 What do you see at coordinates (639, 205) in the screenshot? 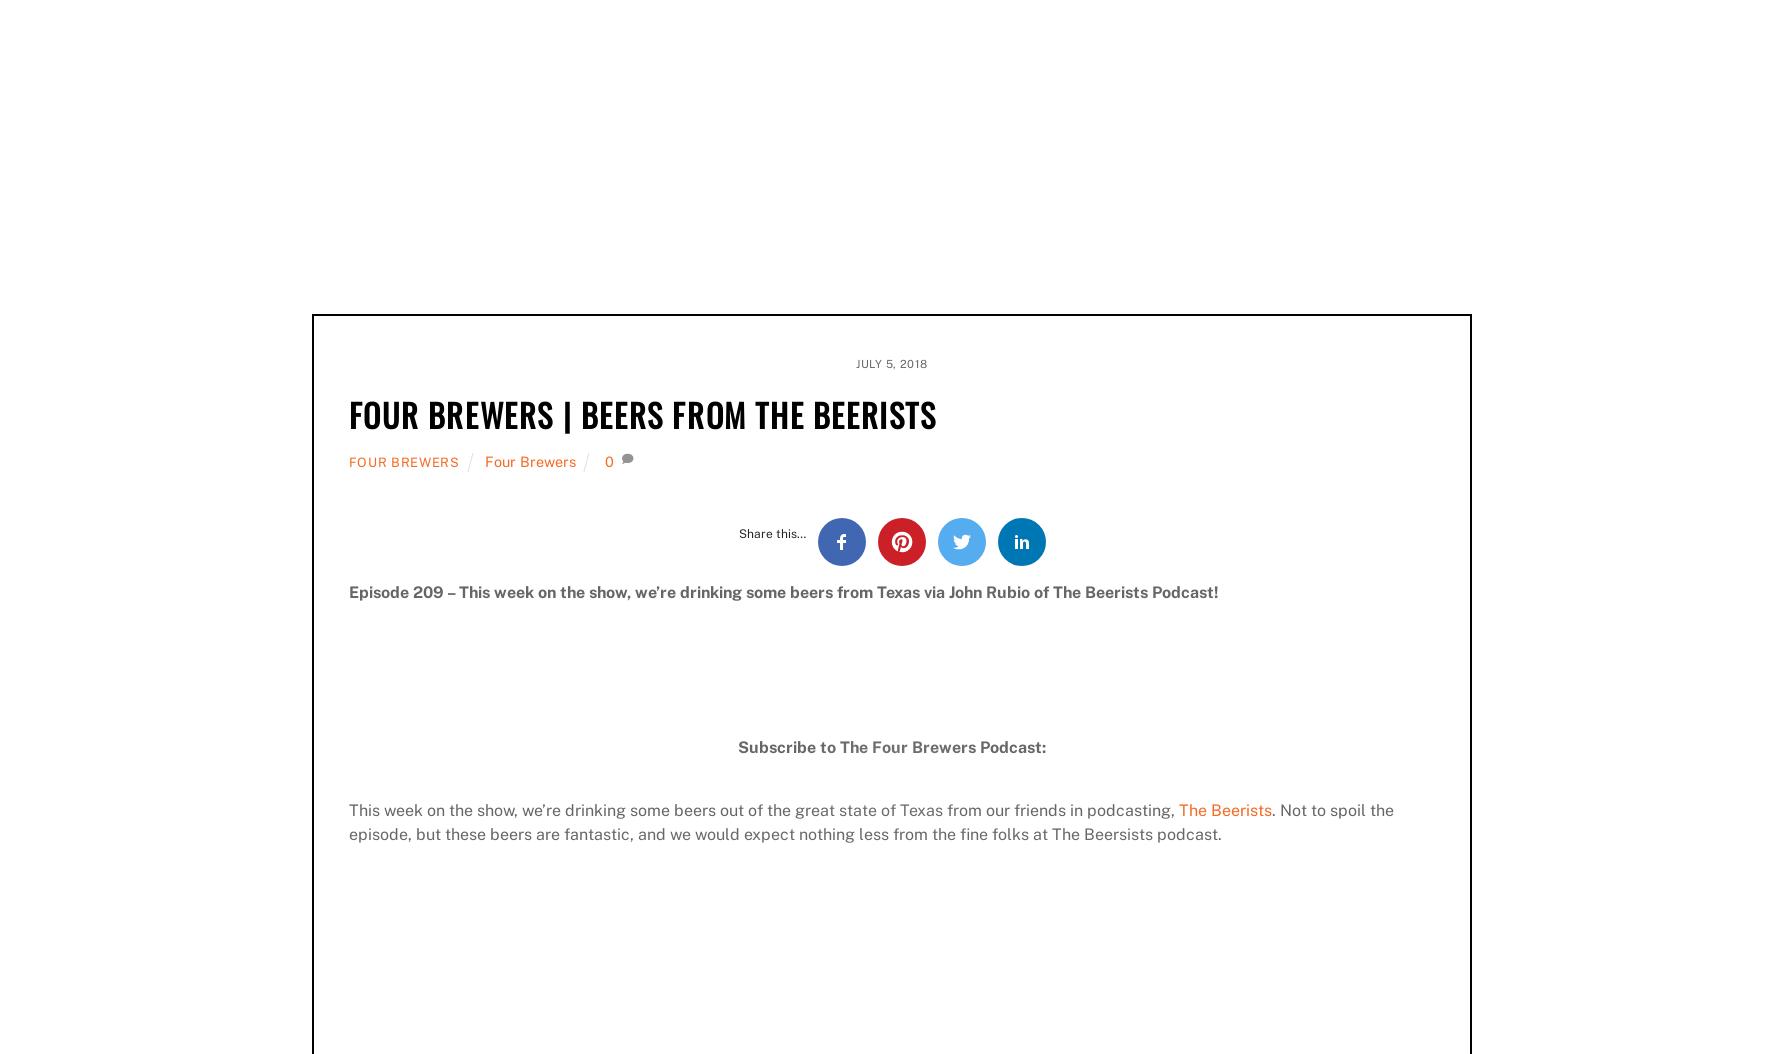
I see `'Instagram'` at bounding box center [639, 205].